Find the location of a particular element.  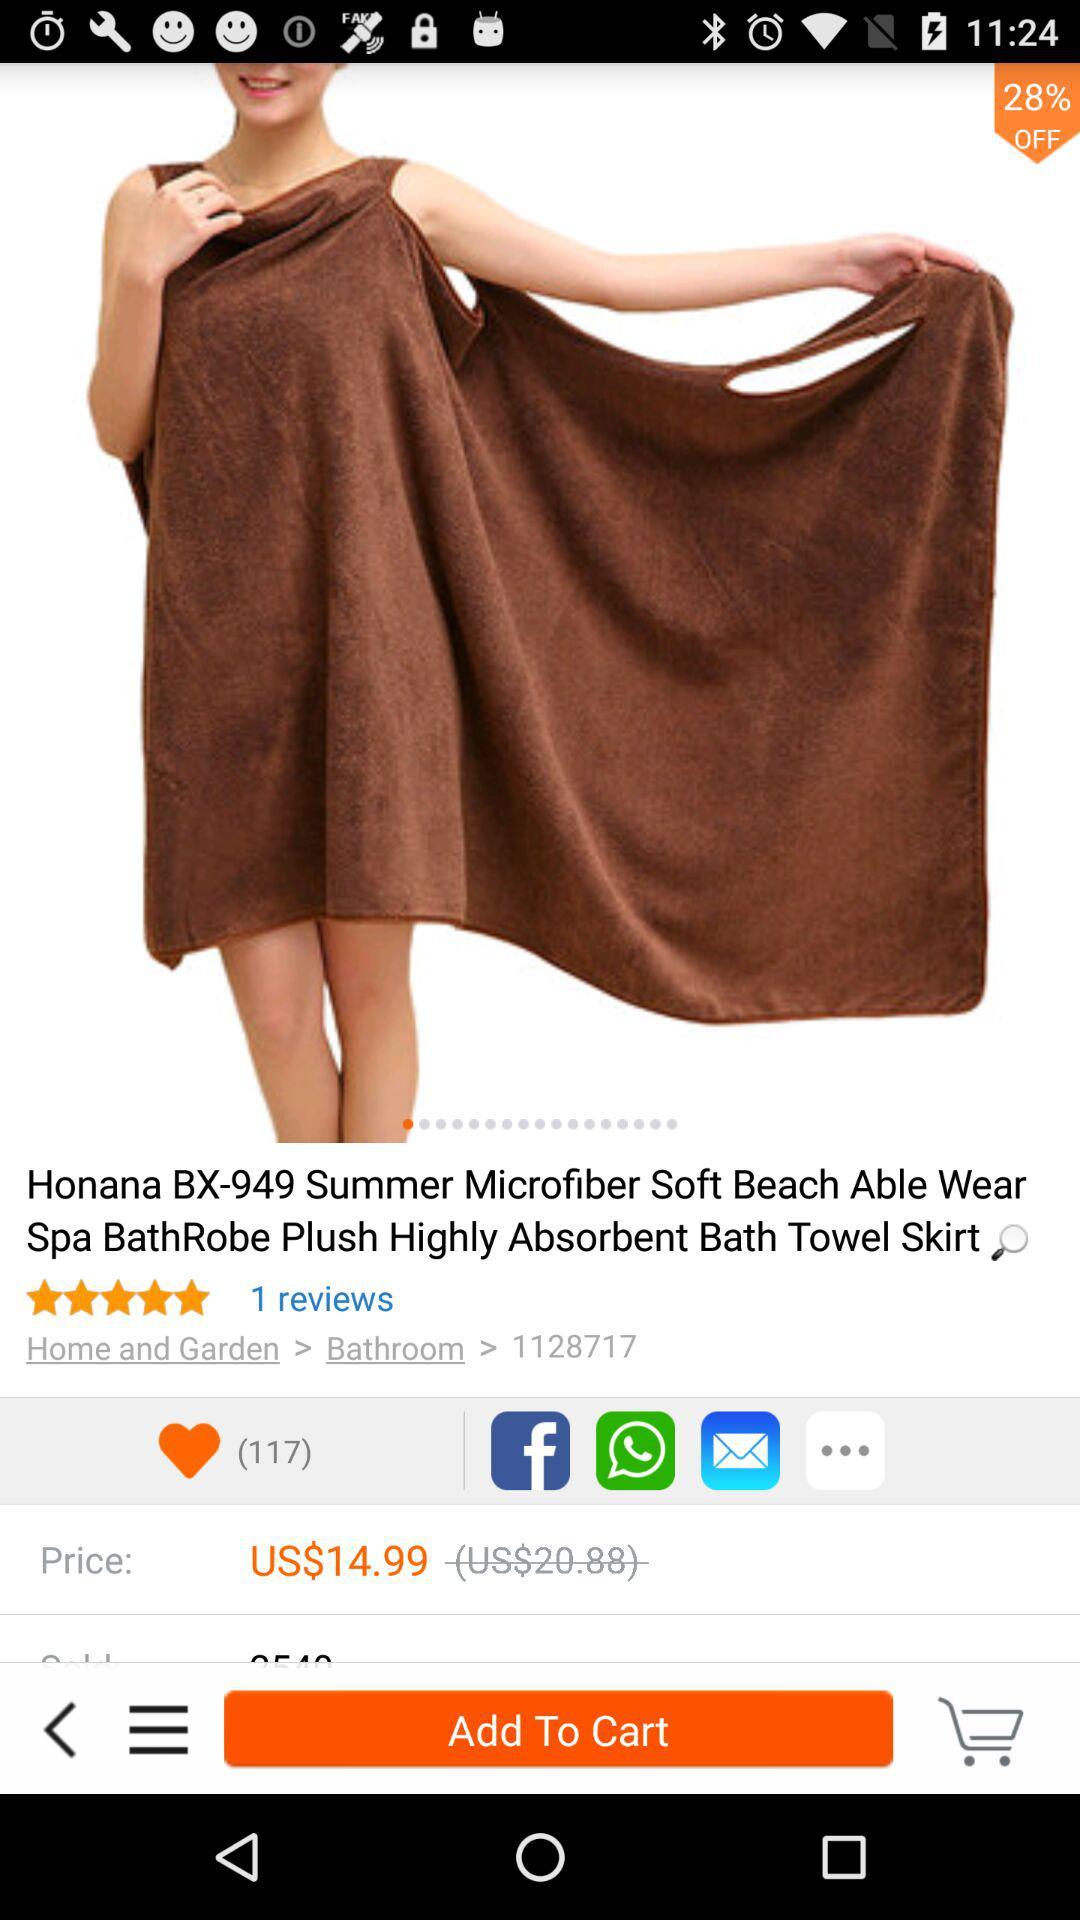

menu is located at coordinates (157, 1728).